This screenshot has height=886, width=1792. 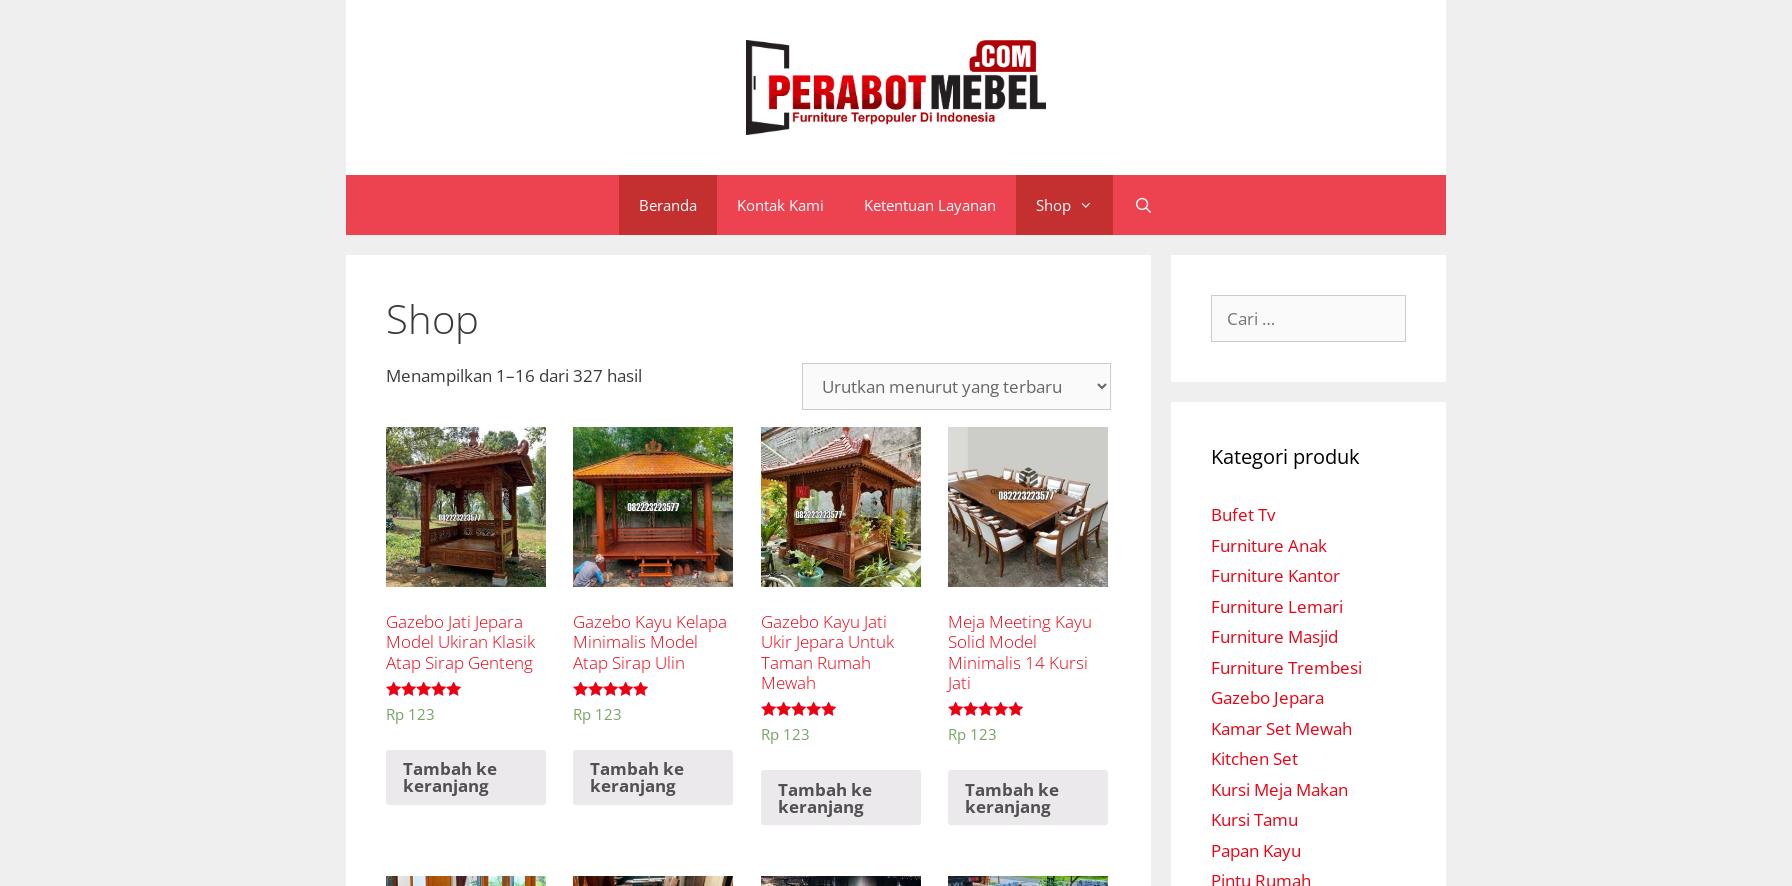 I want to click on 'Kursi Meja Makan', so click(x=1279, y=787).